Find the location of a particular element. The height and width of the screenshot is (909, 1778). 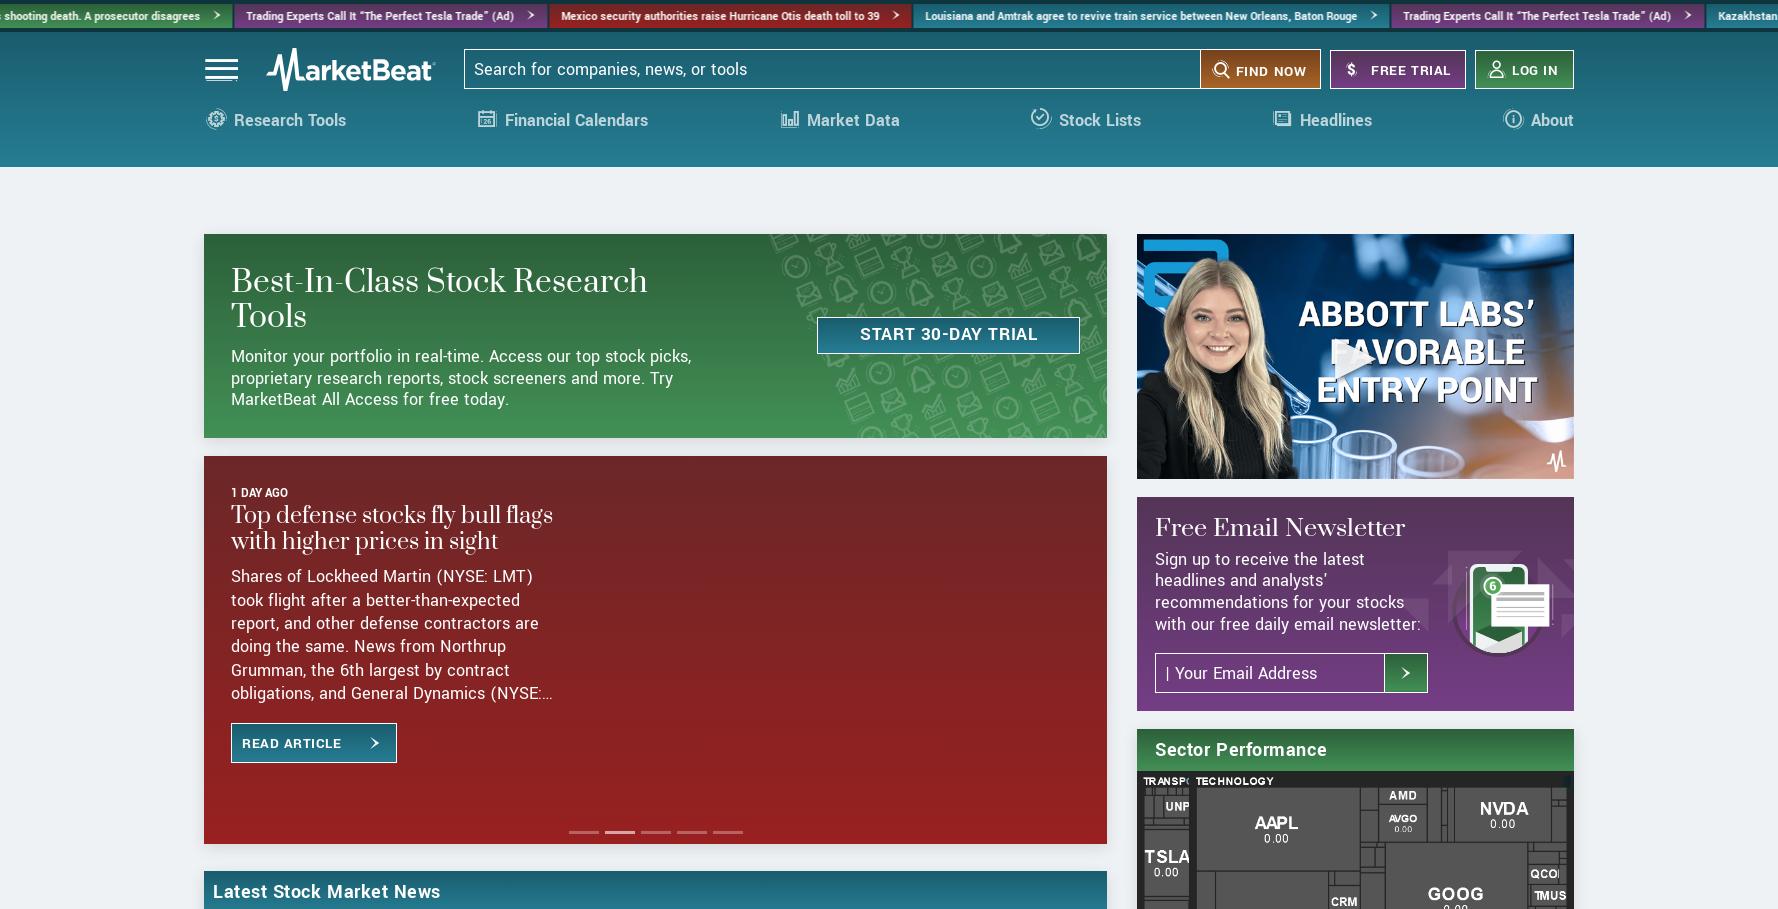

'Research Tools' is located at coordinates (288, 144).